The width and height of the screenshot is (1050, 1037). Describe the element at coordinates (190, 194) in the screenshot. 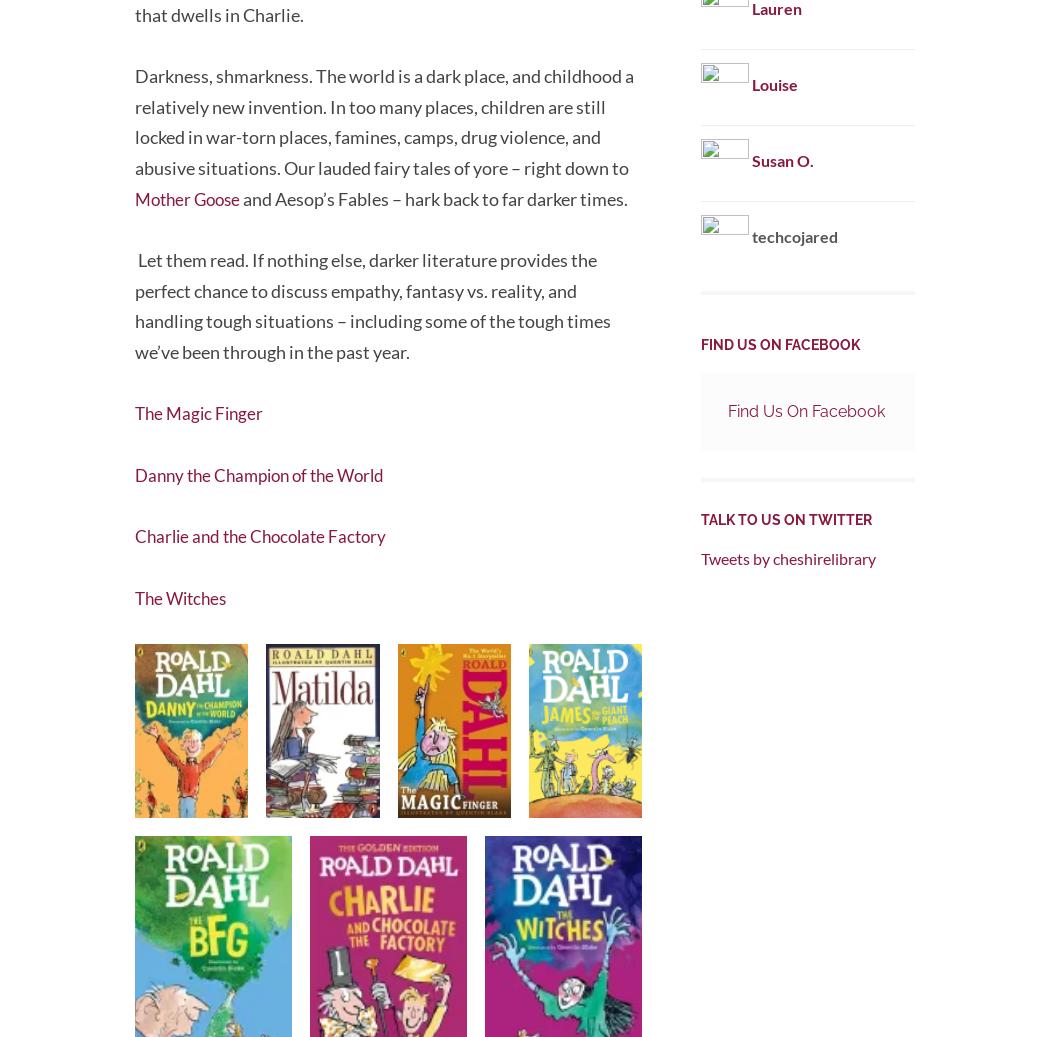

I see `'Mother Goose'` at that location.